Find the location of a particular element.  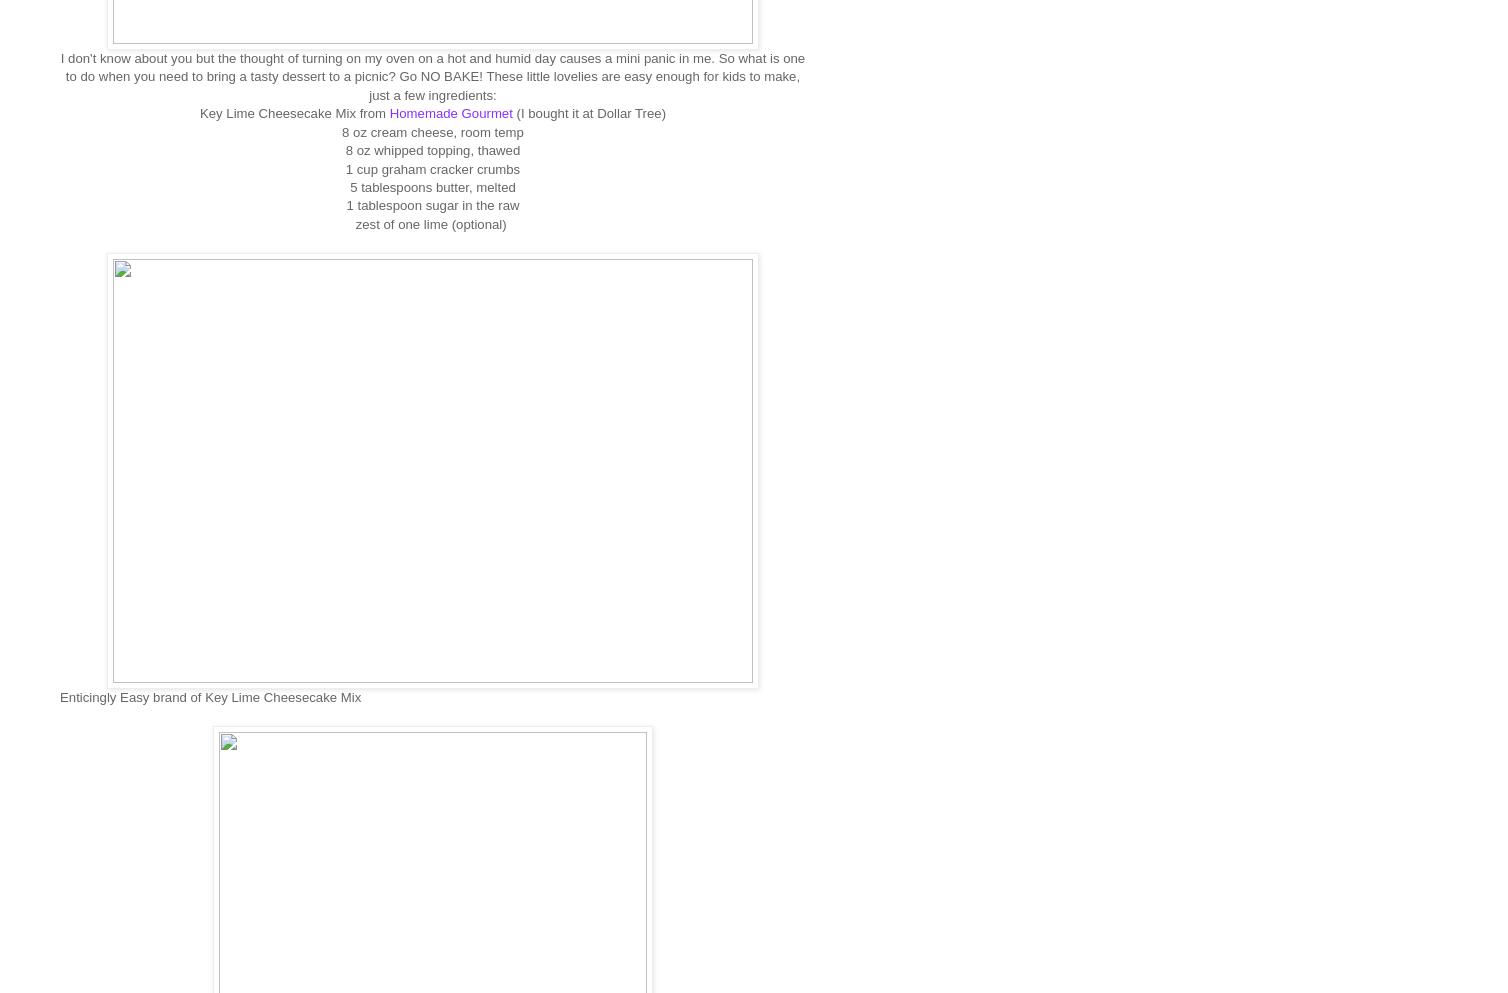

'Homemade Gourmet' is located at coordinates (389, 112).